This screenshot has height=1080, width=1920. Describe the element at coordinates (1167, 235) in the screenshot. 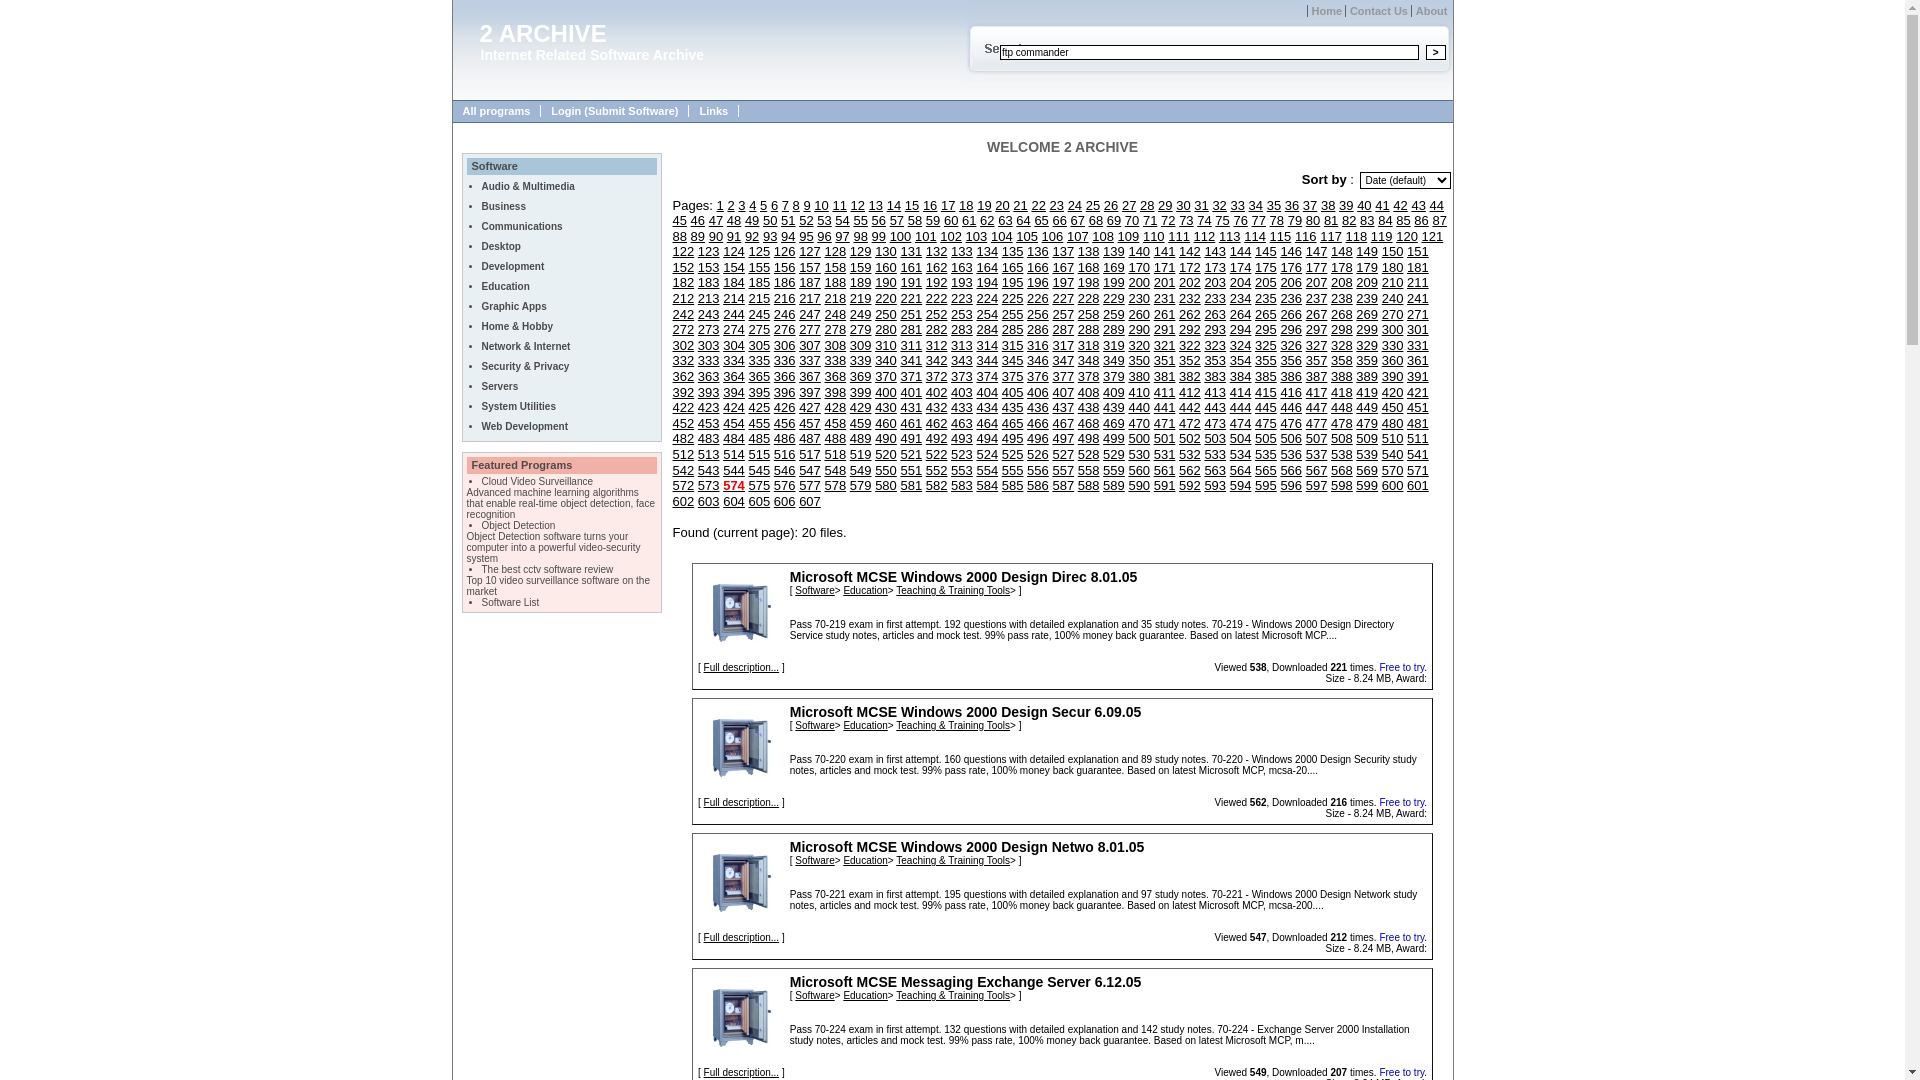

I see `'111'` at that location.